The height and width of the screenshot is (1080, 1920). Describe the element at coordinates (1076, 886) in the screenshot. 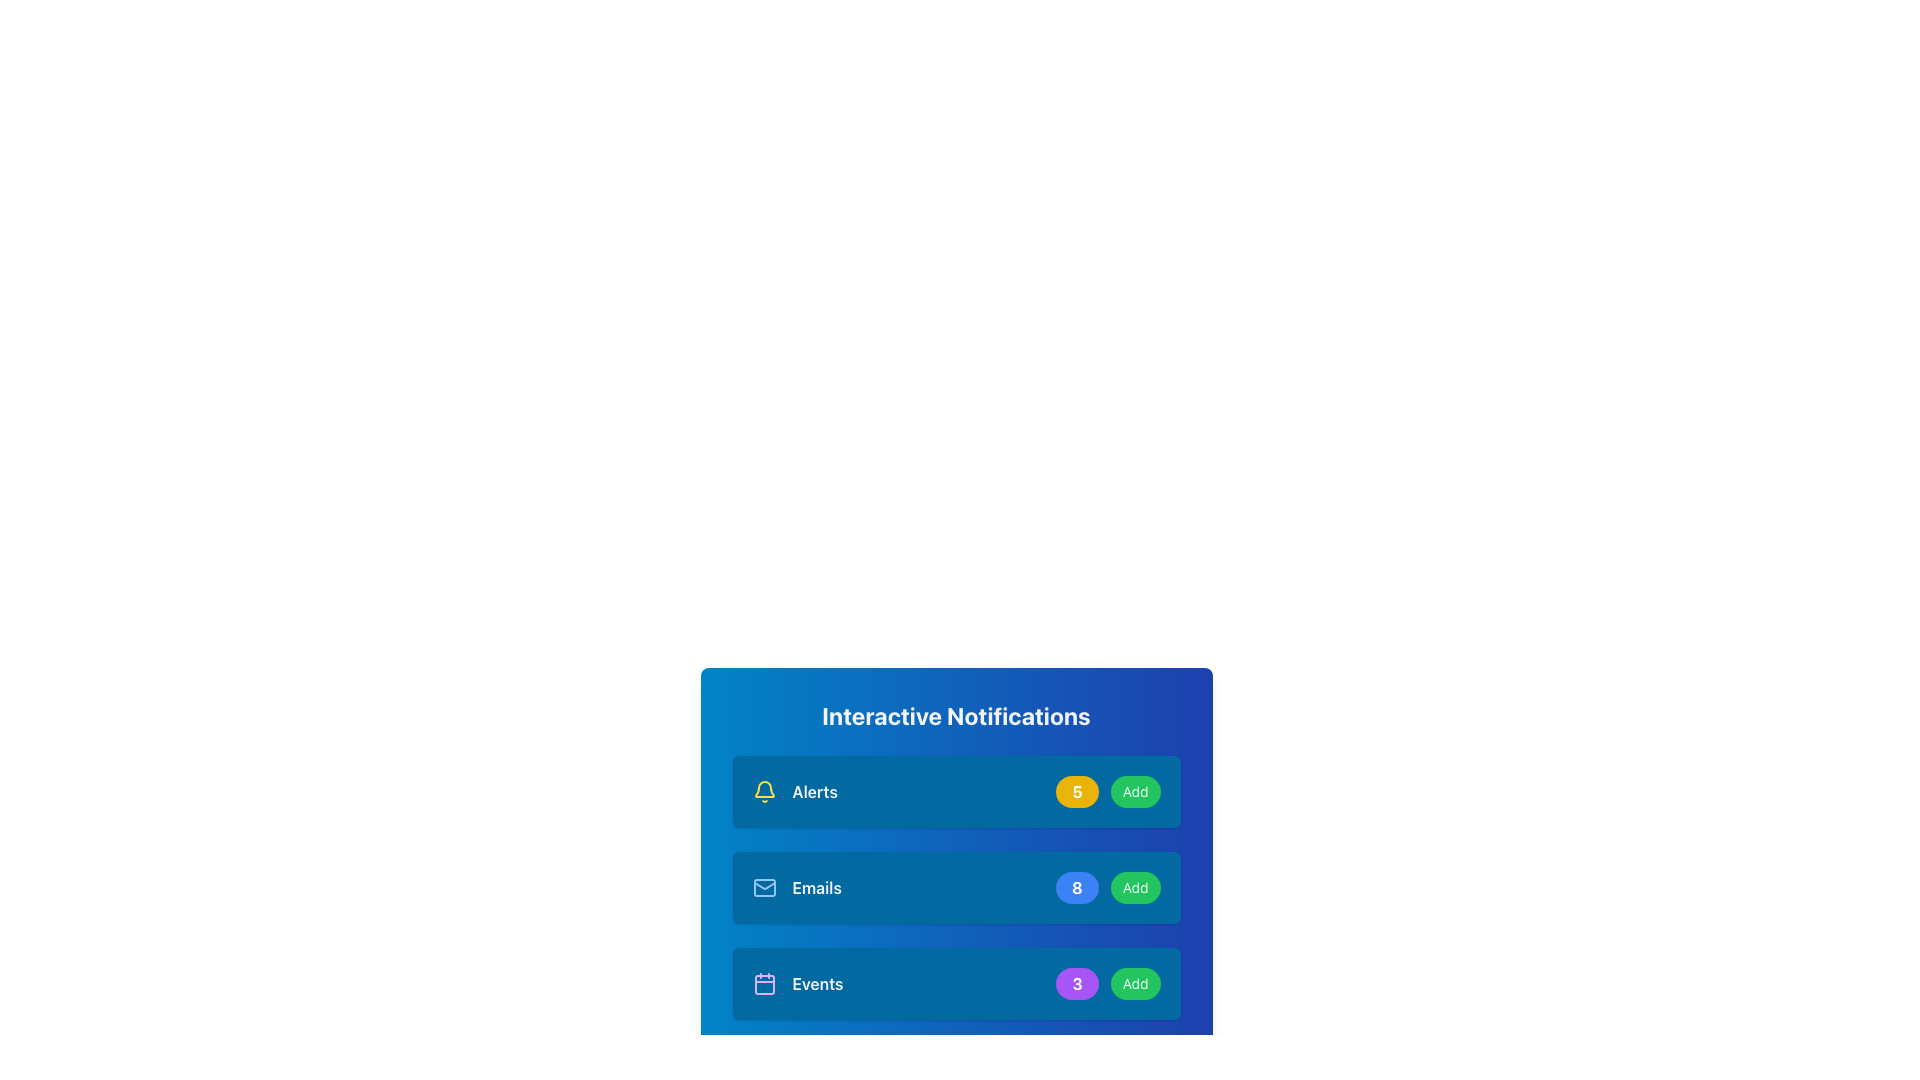

I see `the email notification badge located under the 'Emails' label, to the left of the green 'Add' button` at that location.